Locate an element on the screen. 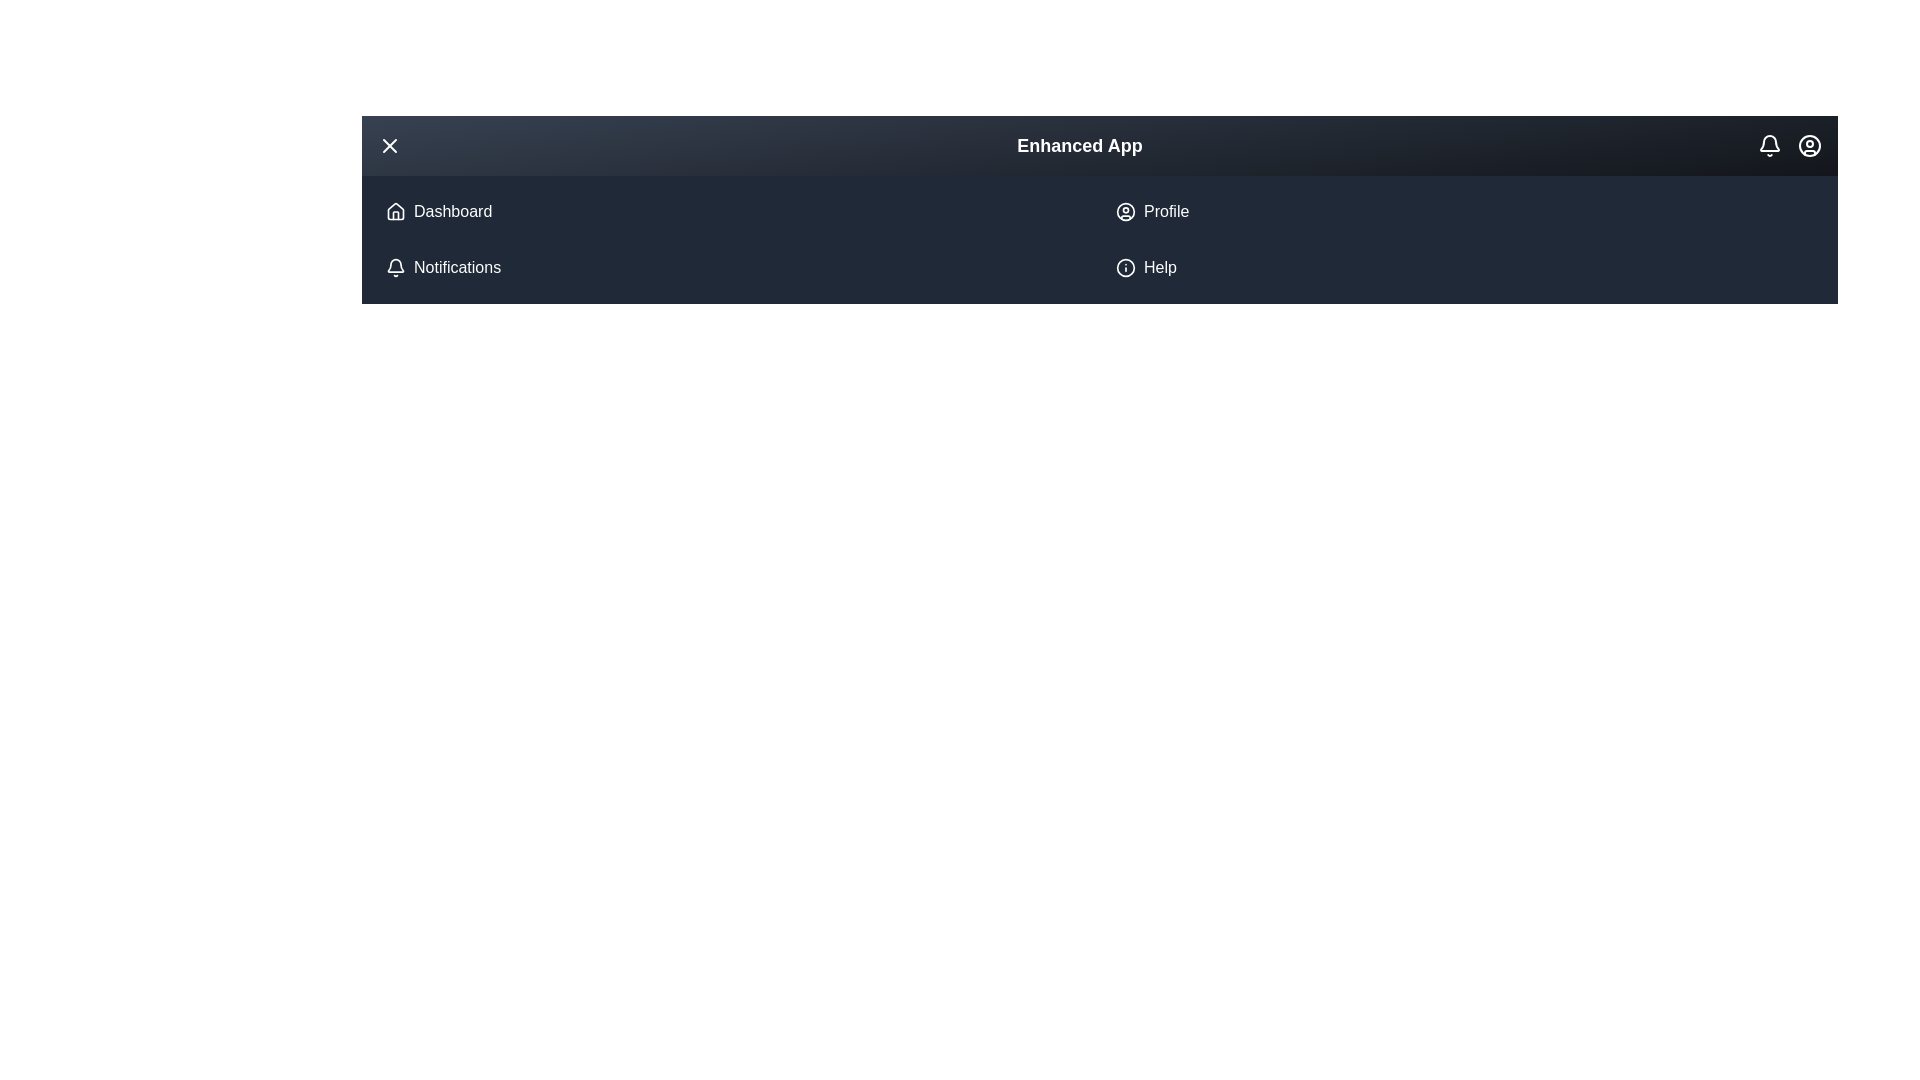 The image size is (1920, 1080). the user profile icon in the top right corner is located at coordinates (1809, 145).